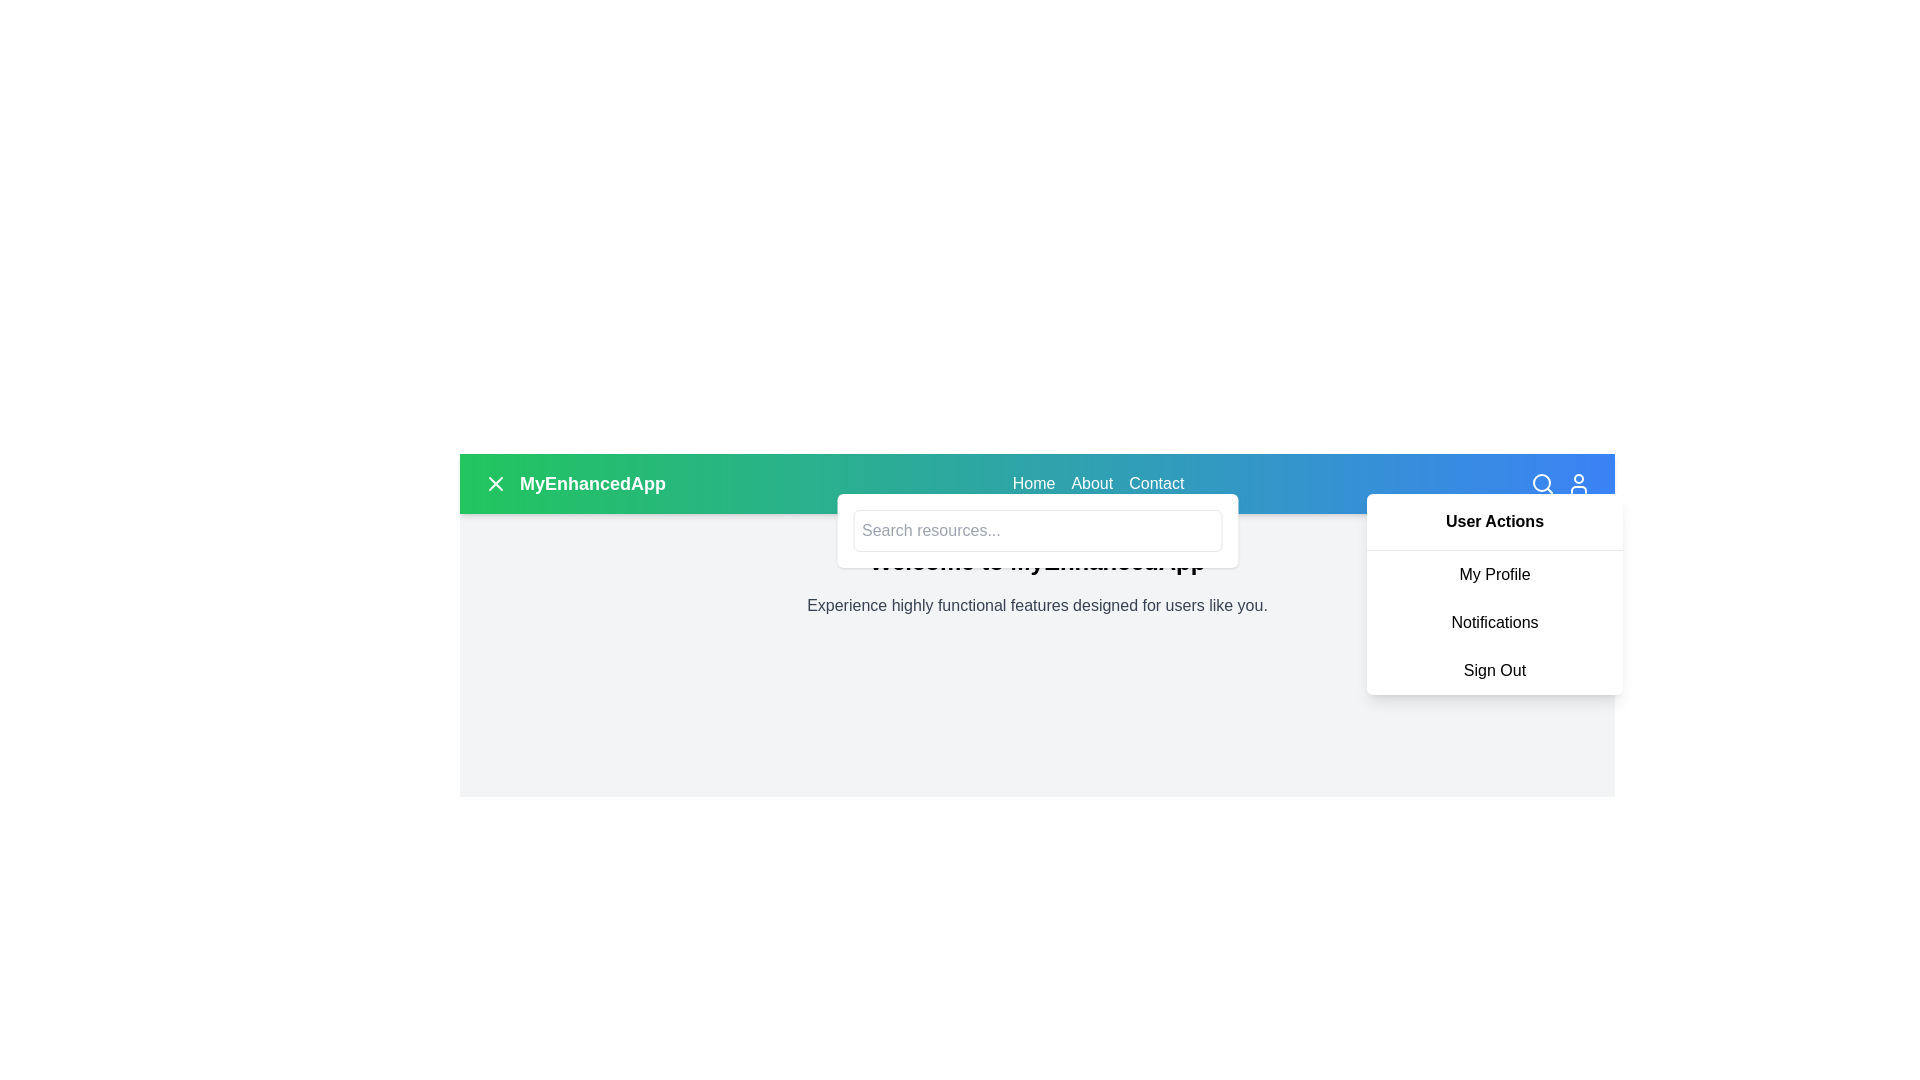 The width and height of the screenshot is (1920, 1080). What do you see at coordinates (1037, 483) in the screenshot?
I see `the navigation bar of 'MyEnhancedApp'` at bounding box center [1037, 483].